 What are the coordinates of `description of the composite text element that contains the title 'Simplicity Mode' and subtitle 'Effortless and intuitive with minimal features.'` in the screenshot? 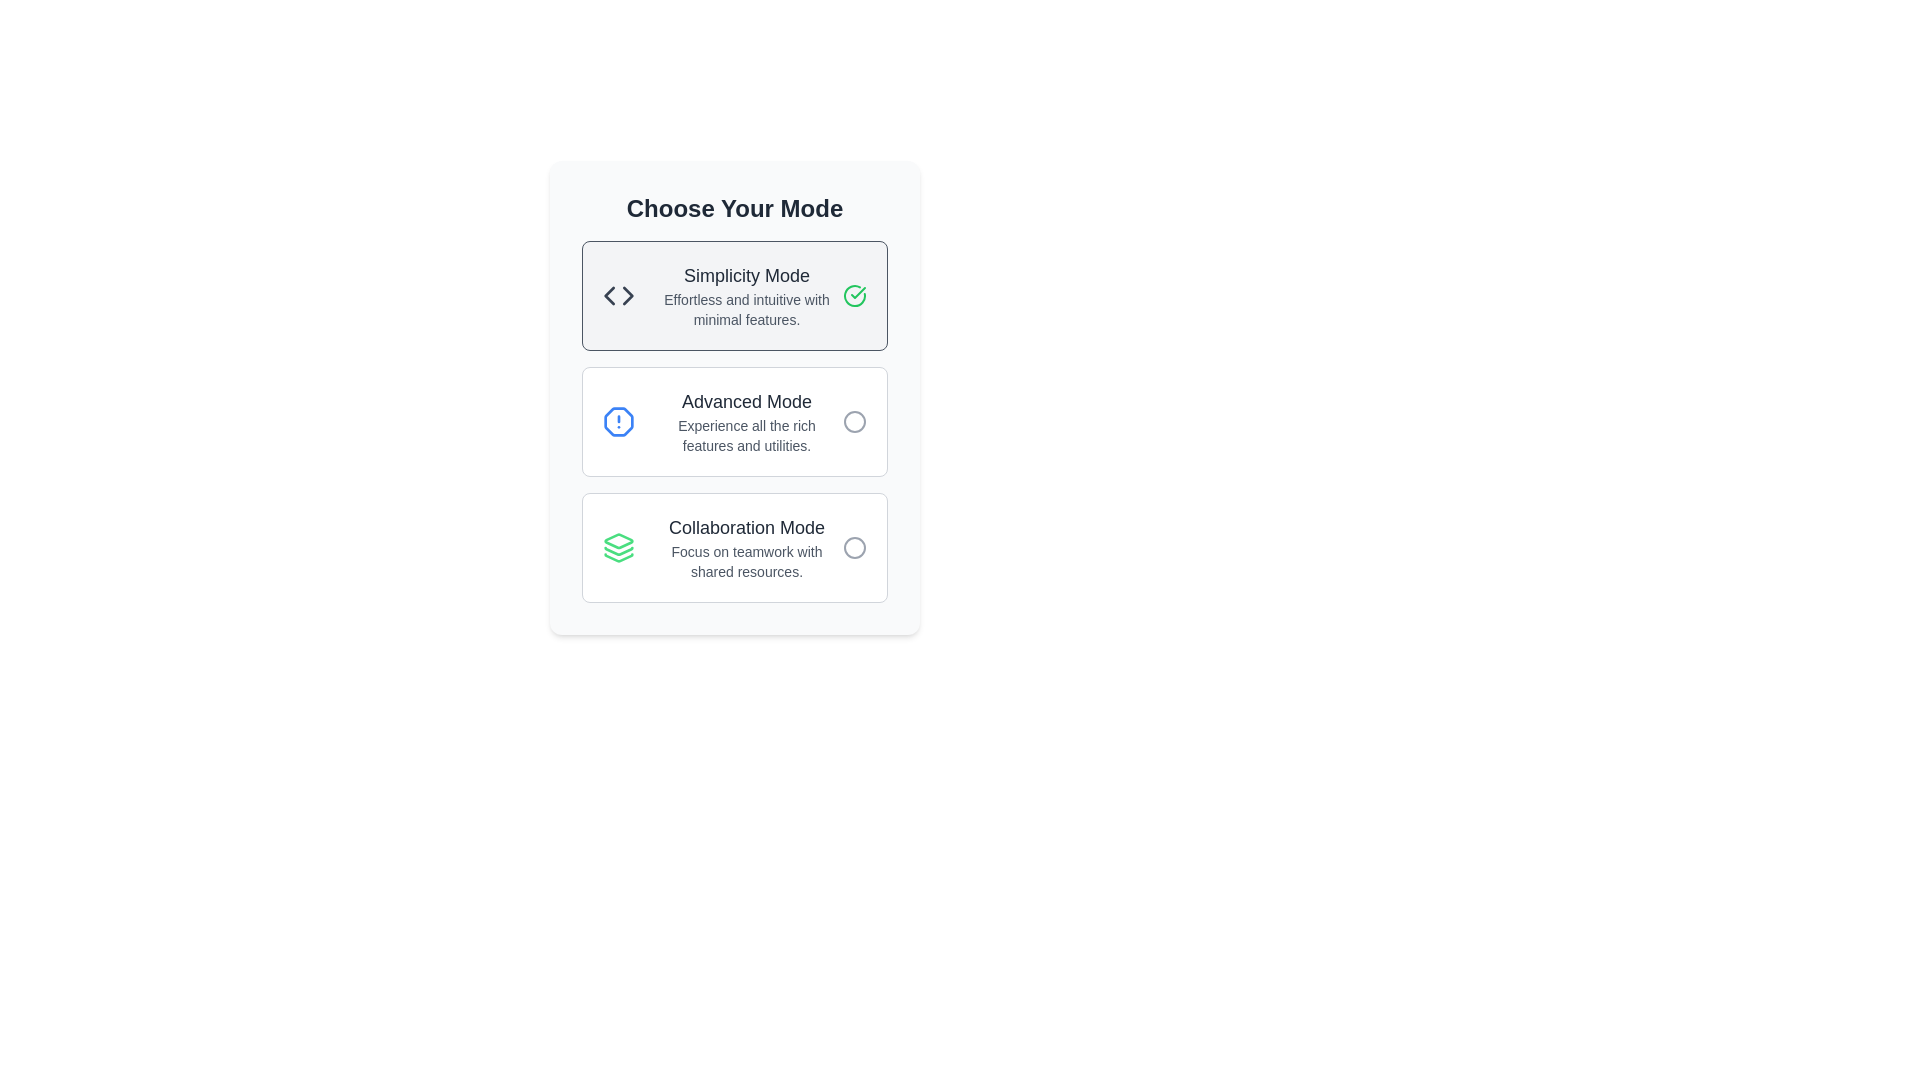 It's located at (746, 296).